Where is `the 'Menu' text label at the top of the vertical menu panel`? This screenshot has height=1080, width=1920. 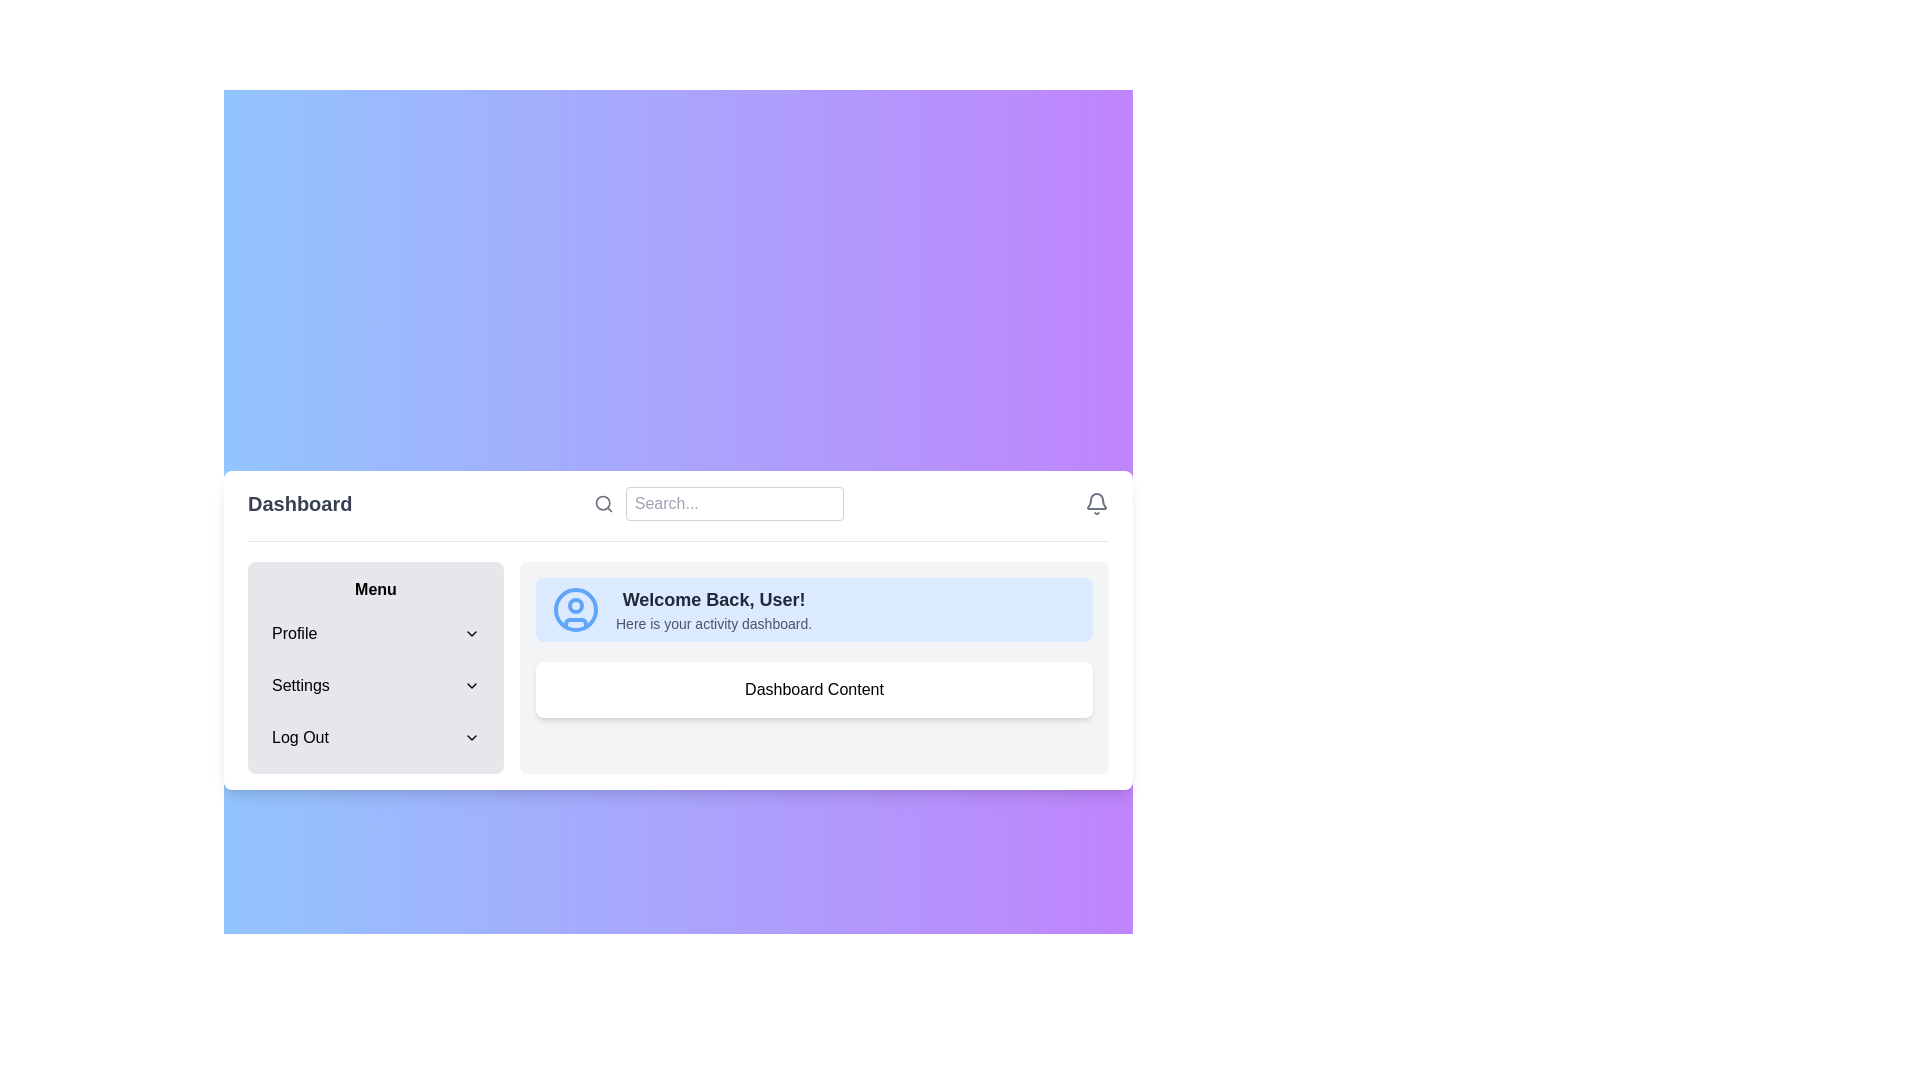
the 'Menu' text label at the top of the vertical menu panel is located at coordinates (375, 588).